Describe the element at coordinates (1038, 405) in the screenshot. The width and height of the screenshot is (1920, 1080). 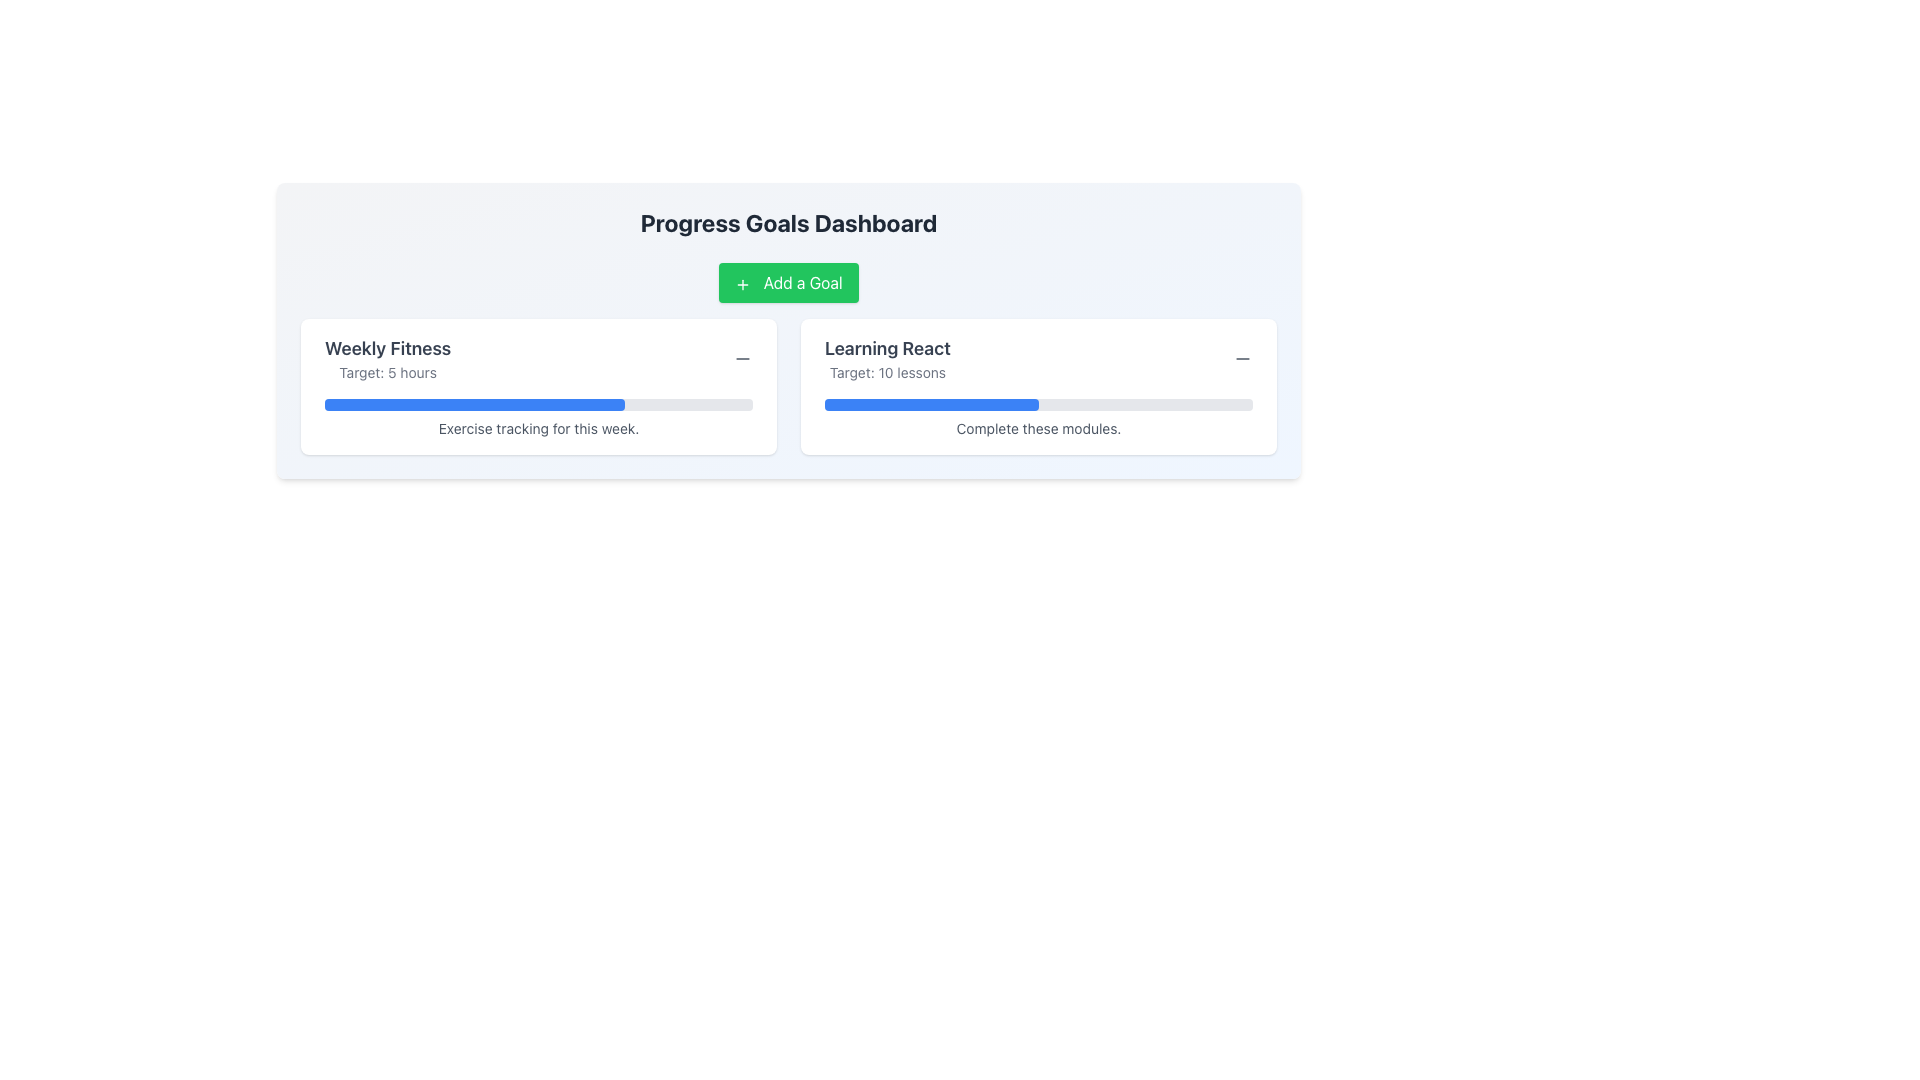
I see `the progress bar located beneath the text 'Target: 10 lessons' and above 'Complete these modules' in the 'Learning React' card` at that location.